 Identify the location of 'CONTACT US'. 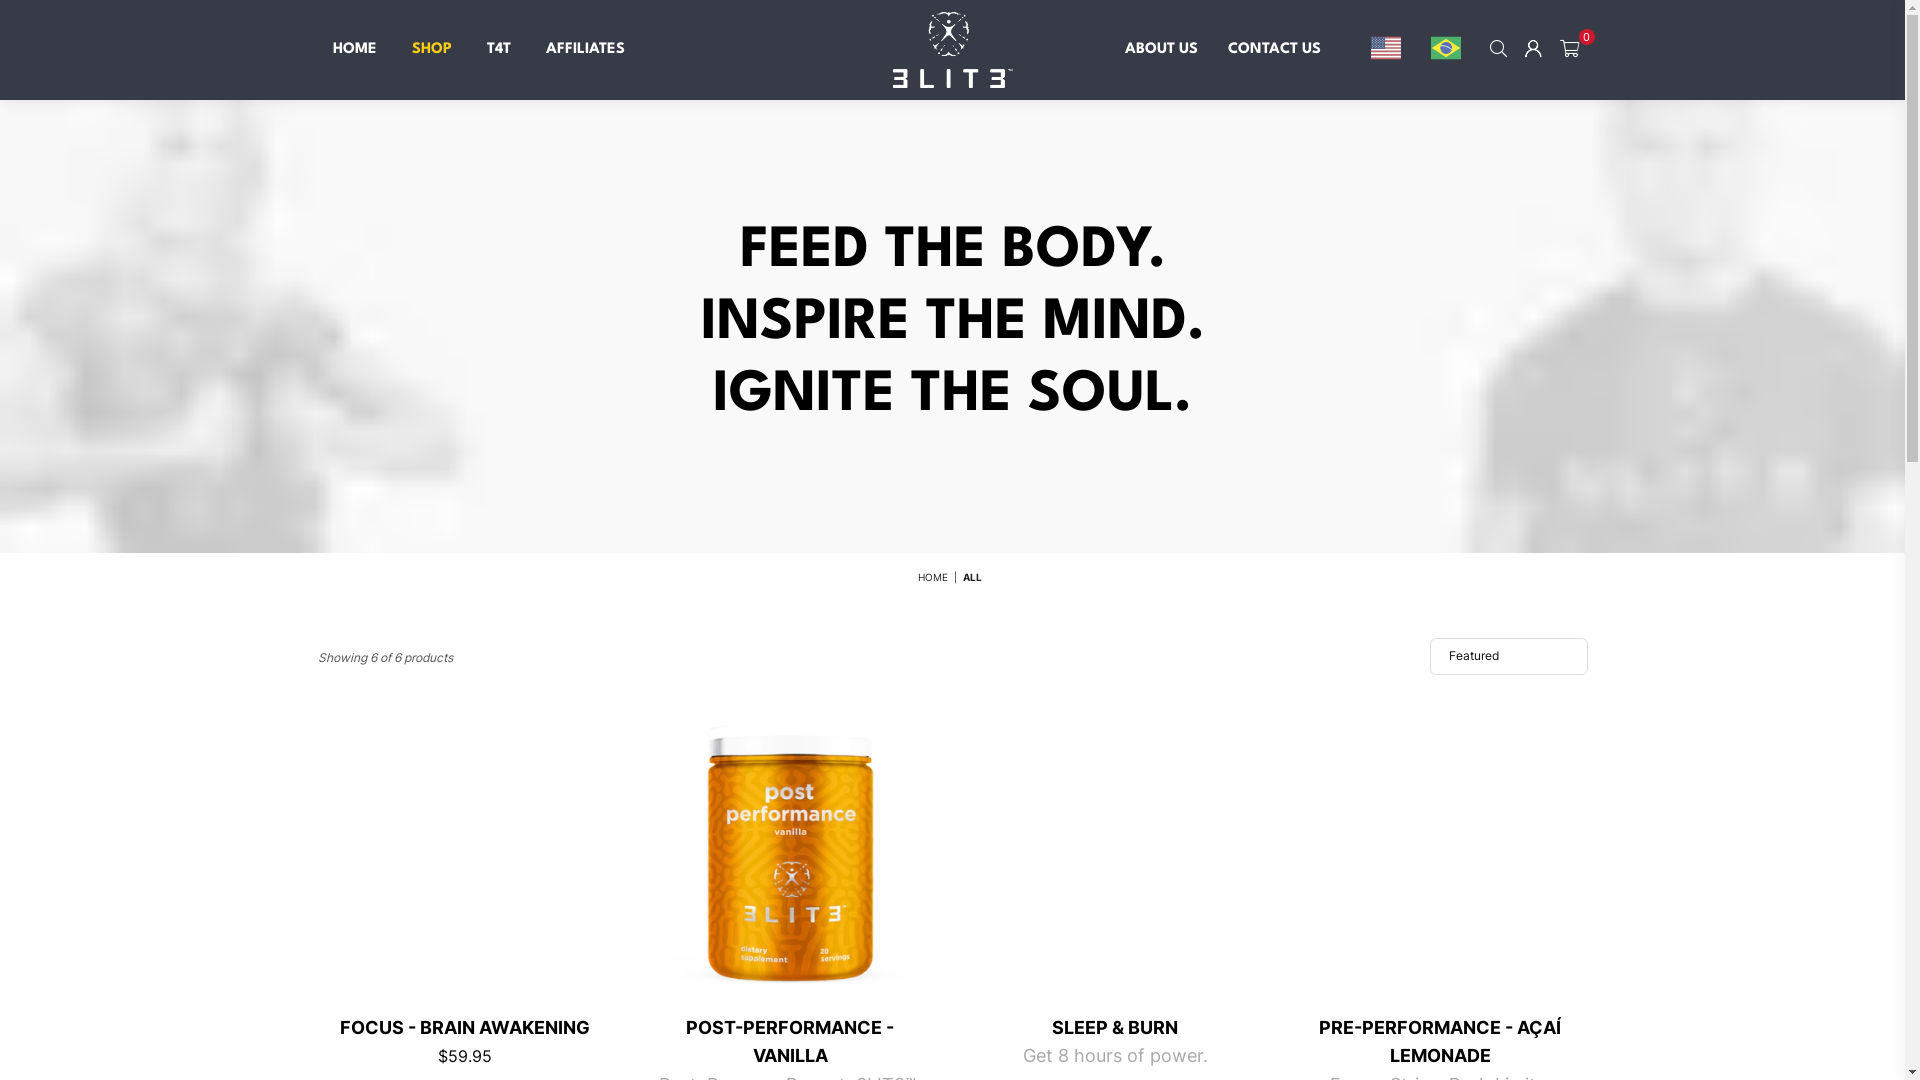
(1210, 49).